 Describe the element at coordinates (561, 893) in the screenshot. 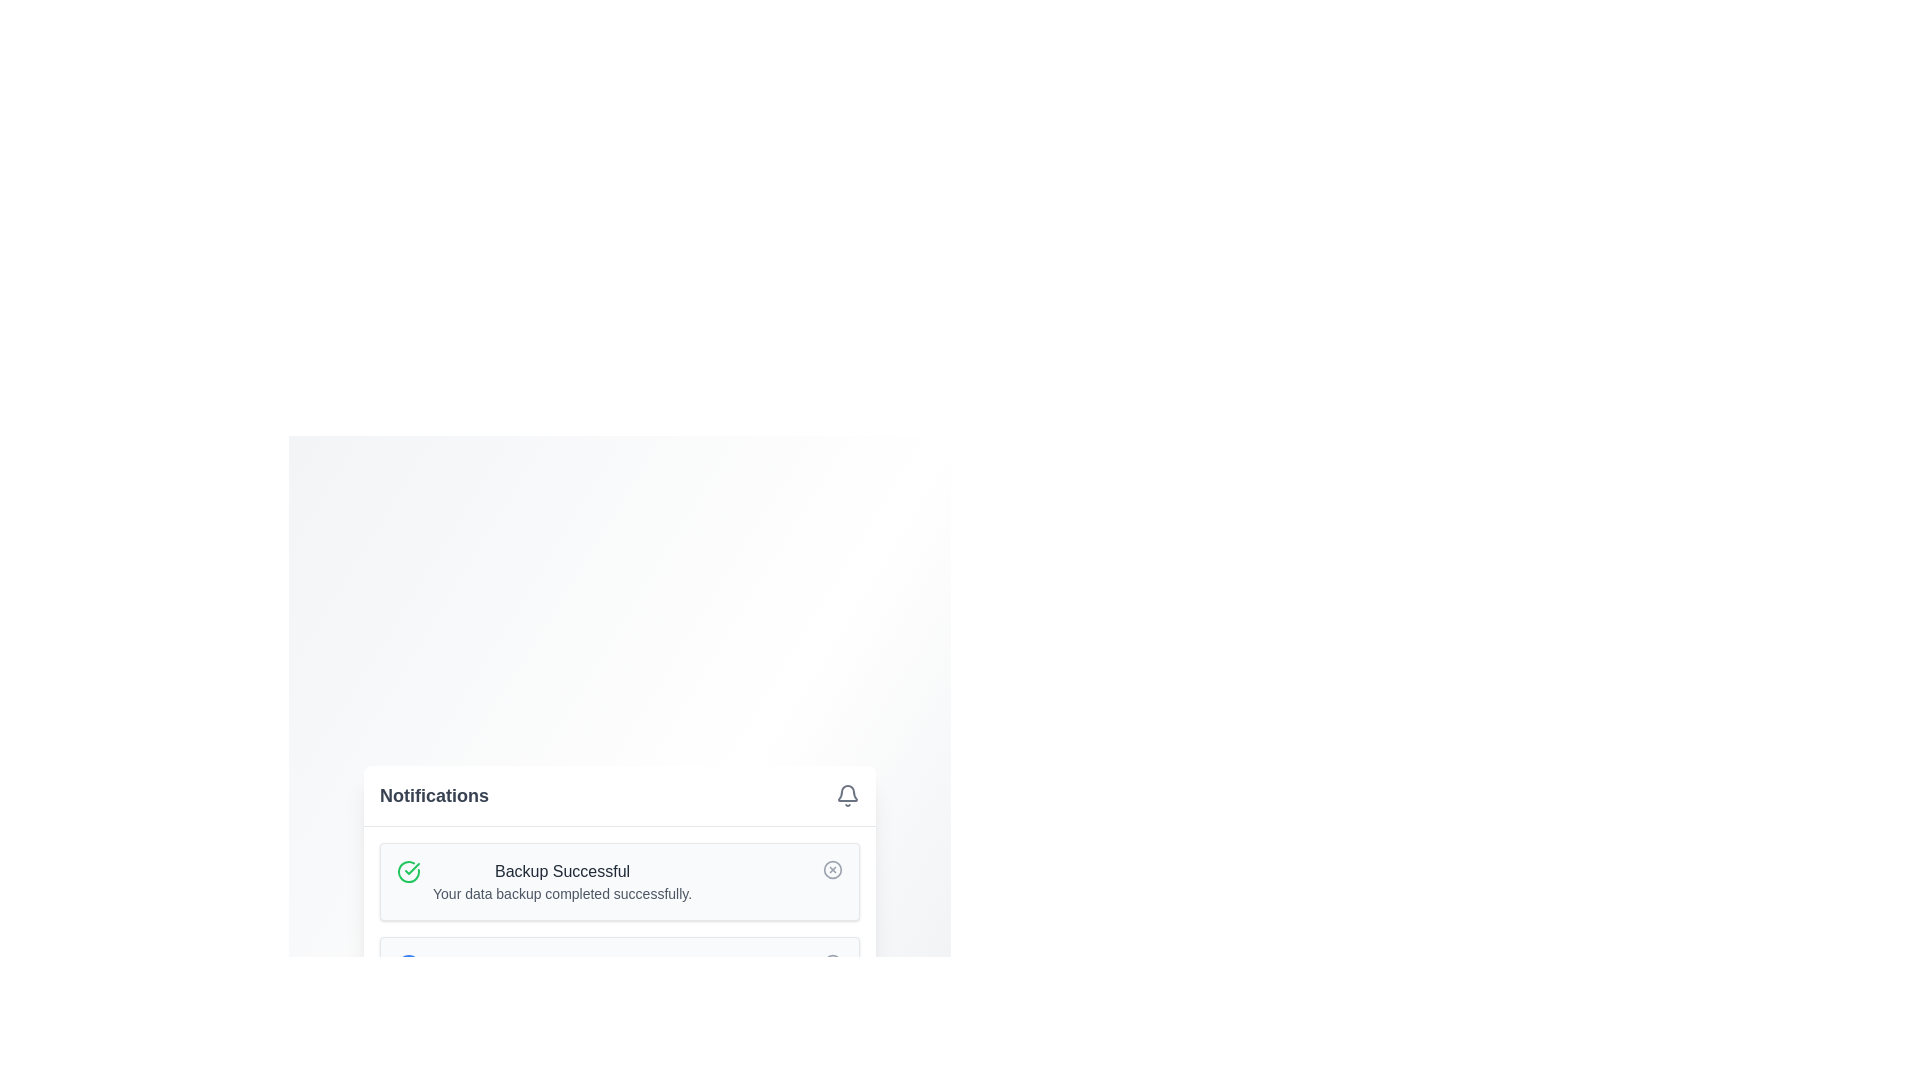

I see `the text label that reads 'Your data backup completed successfully.' which is located below the bold header 'Backup Successful' in the notification card` at that location.